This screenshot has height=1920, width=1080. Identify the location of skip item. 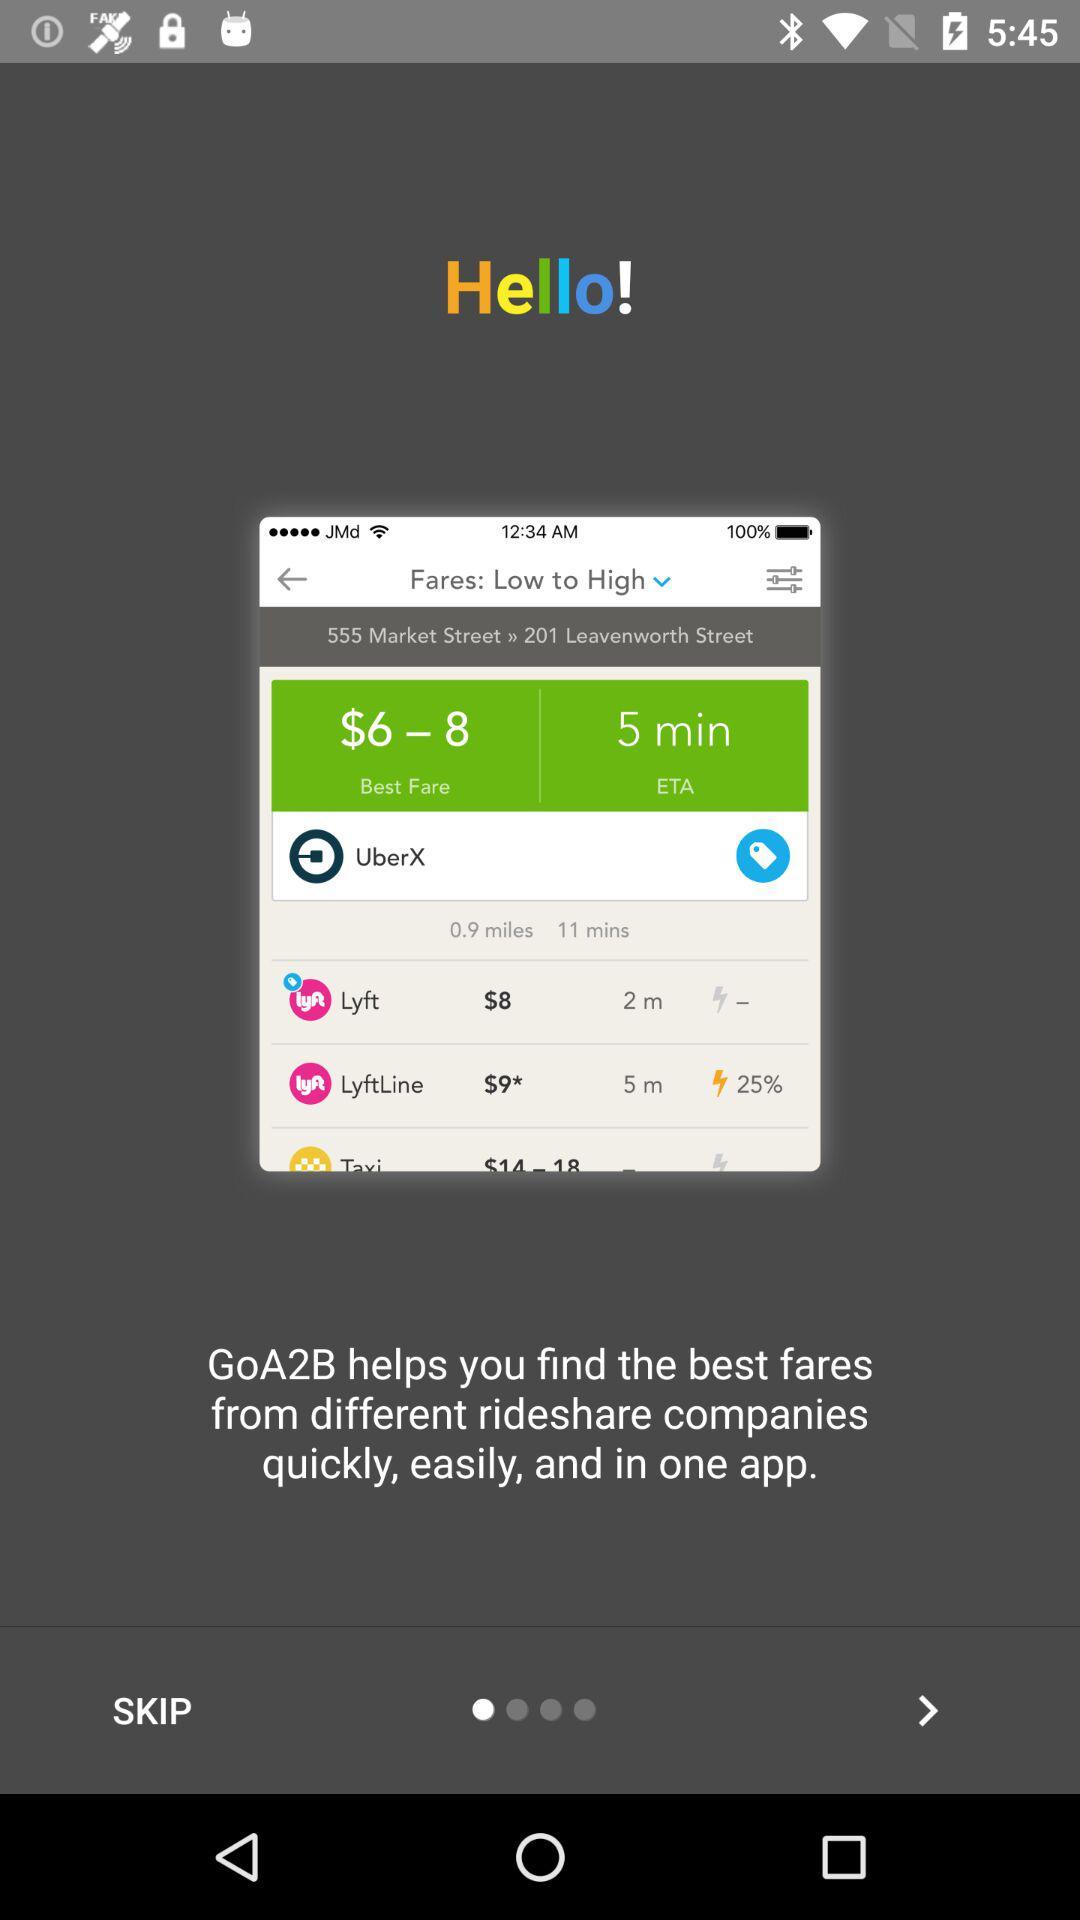
(151, 1709).